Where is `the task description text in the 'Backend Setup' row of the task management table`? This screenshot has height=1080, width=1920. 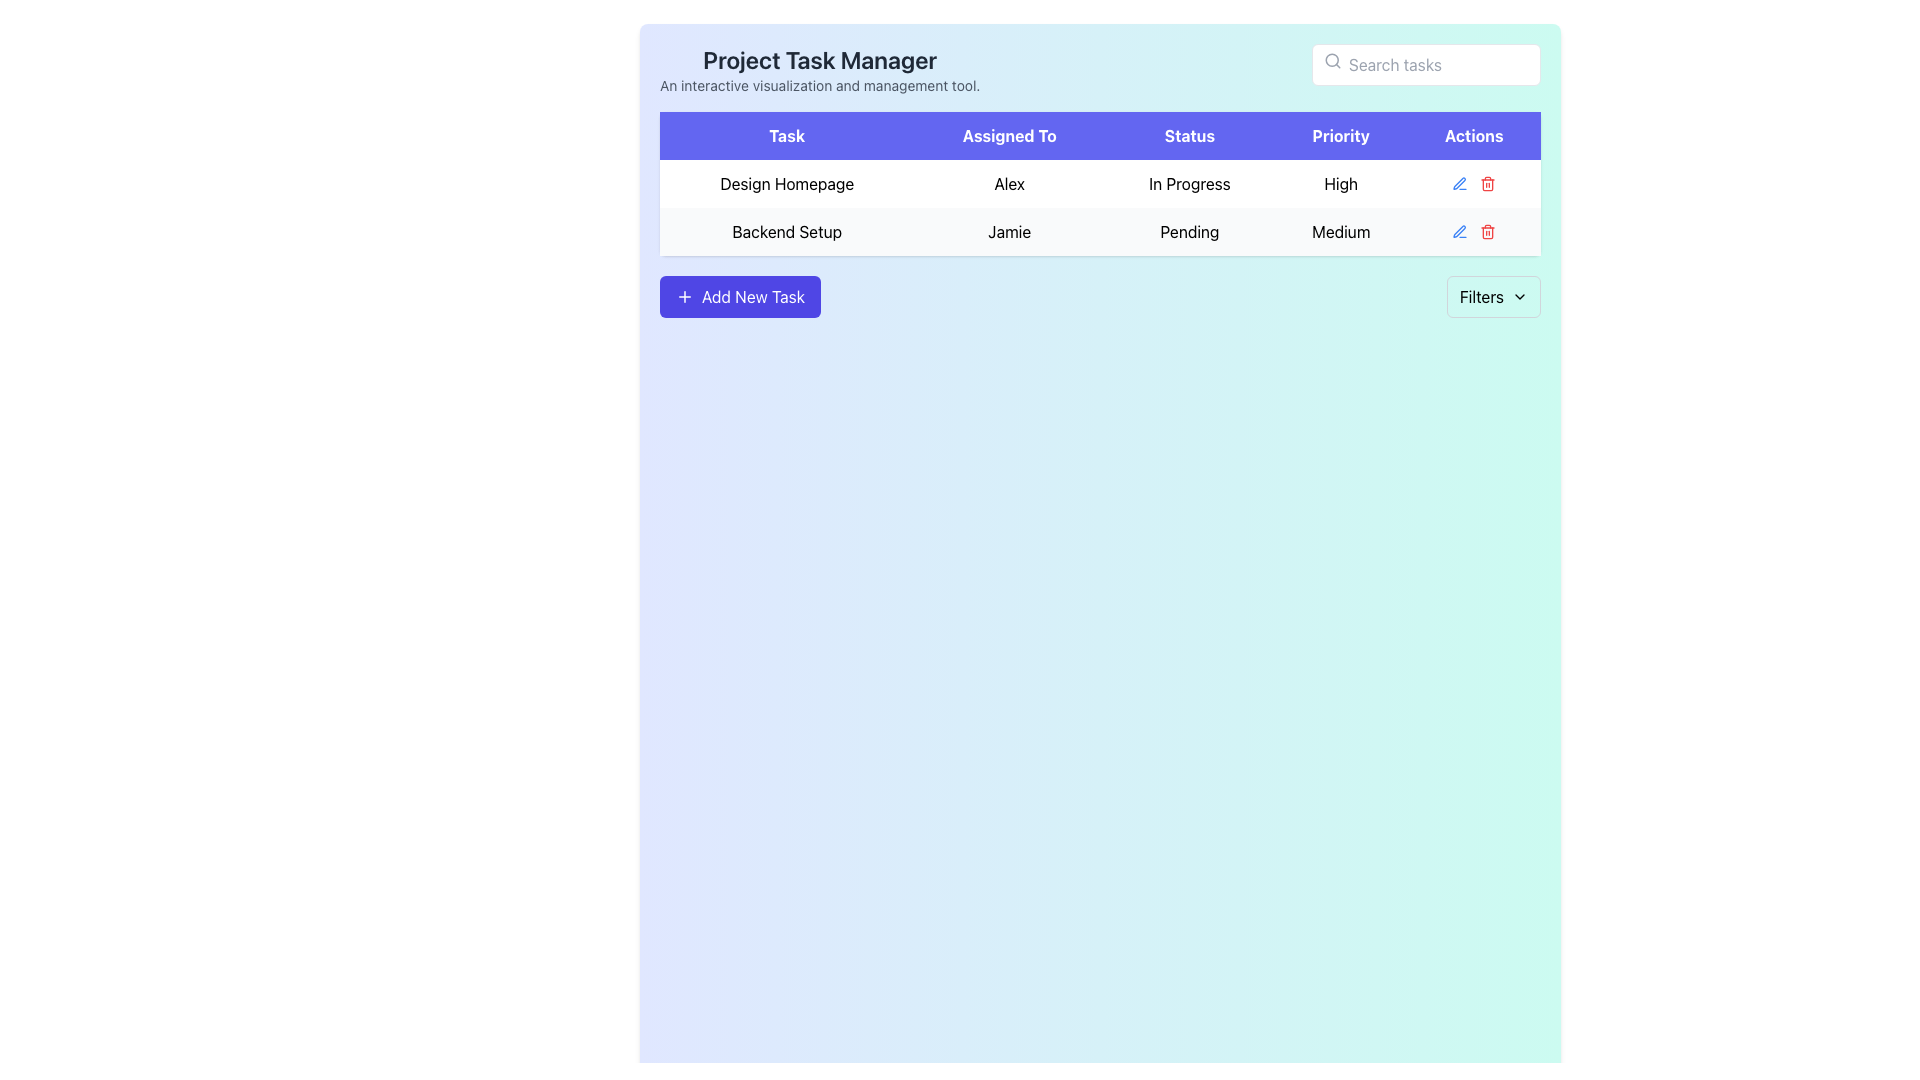
the task description text in the 'Backend Setup' row of the task management table is located at coordinates (786, 230).